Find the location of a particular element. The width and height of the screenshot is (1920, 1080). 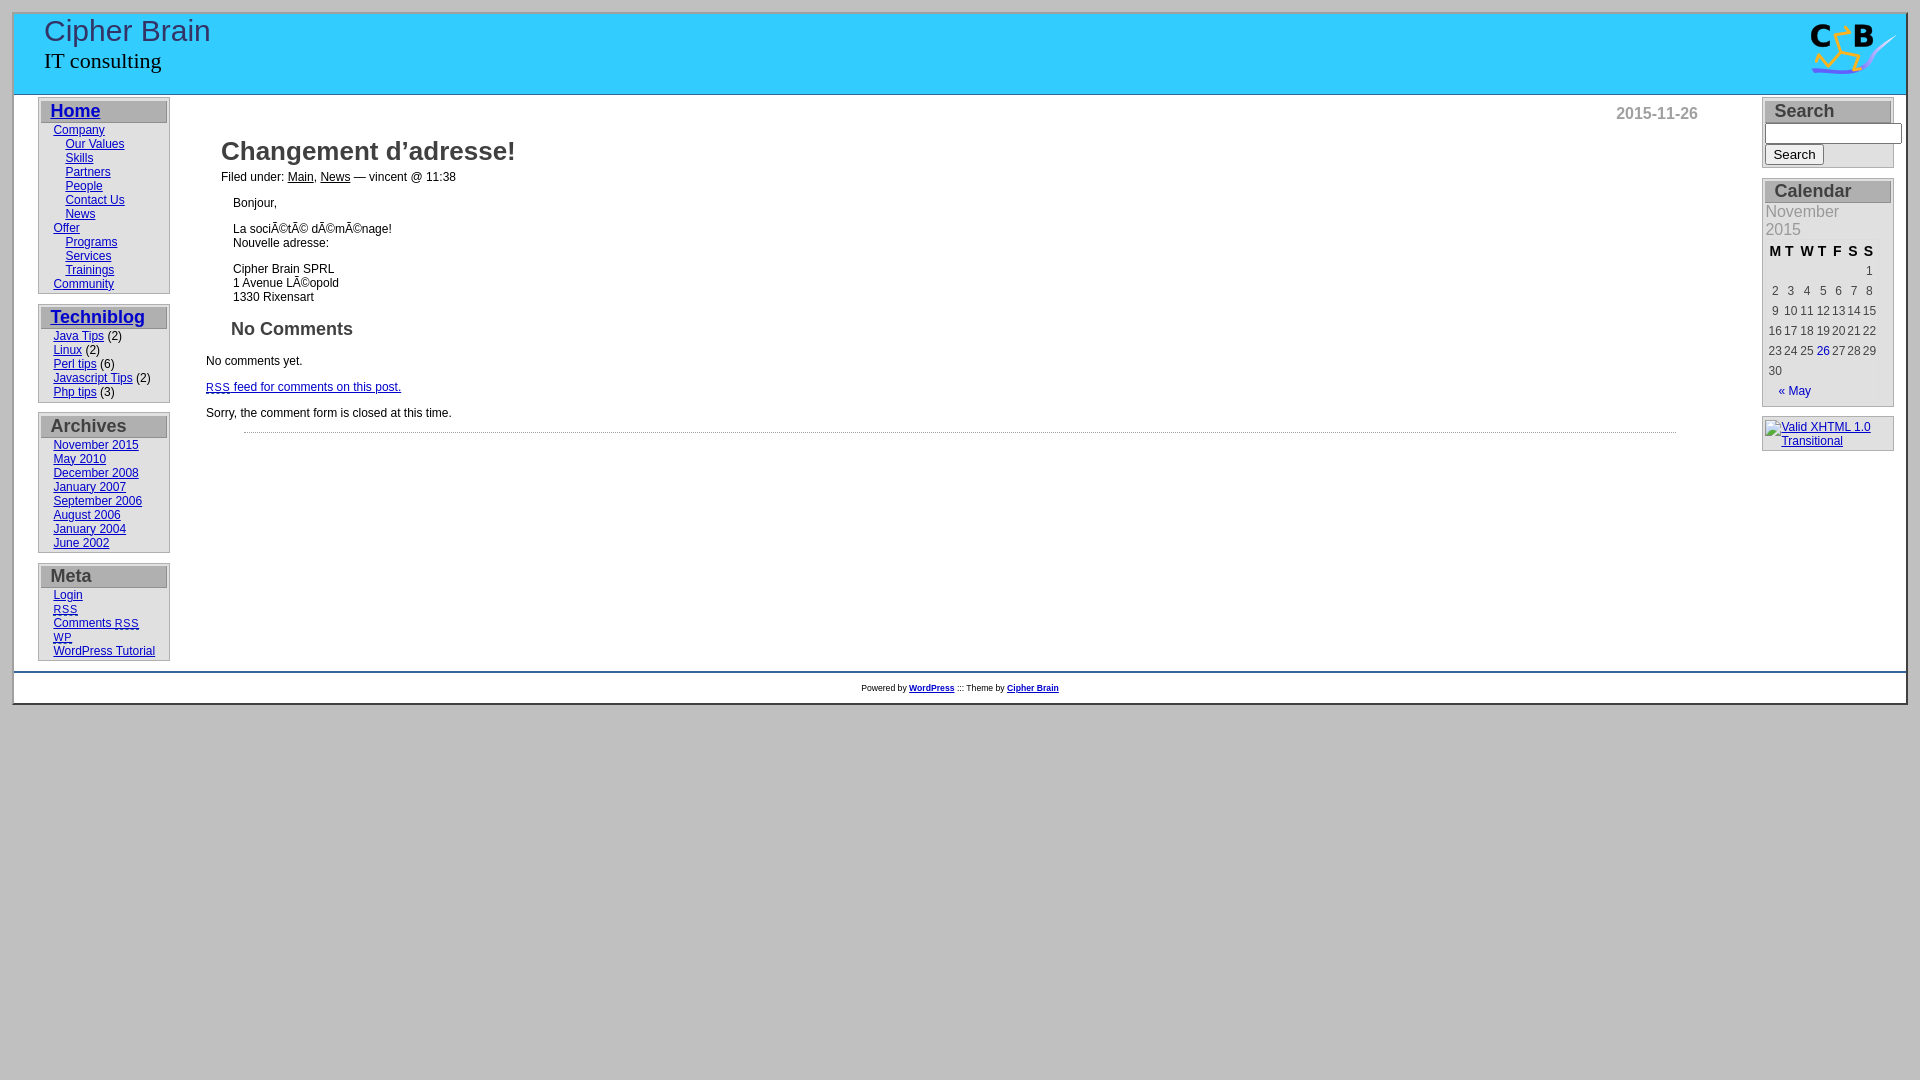

'December 2008' is located at coordinates (94, 473).